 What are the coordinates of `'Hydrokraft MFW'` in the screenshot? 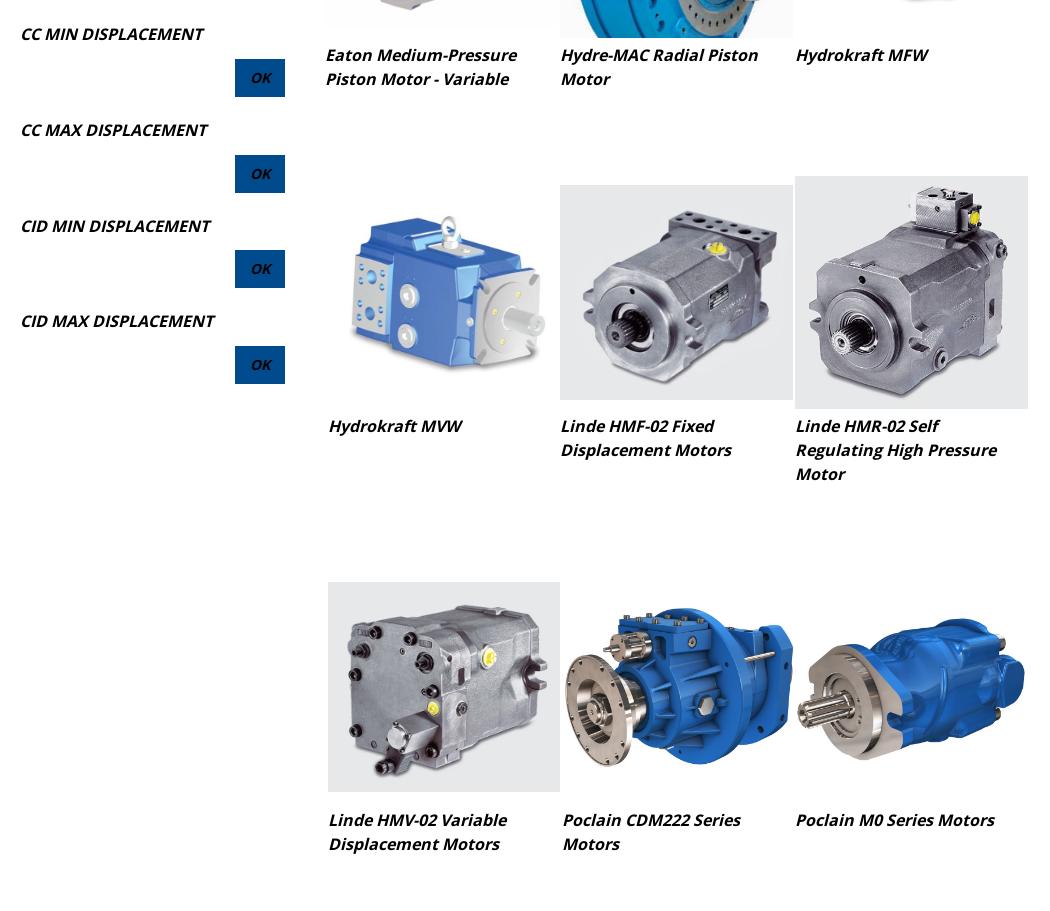 It's located at (793, 54).